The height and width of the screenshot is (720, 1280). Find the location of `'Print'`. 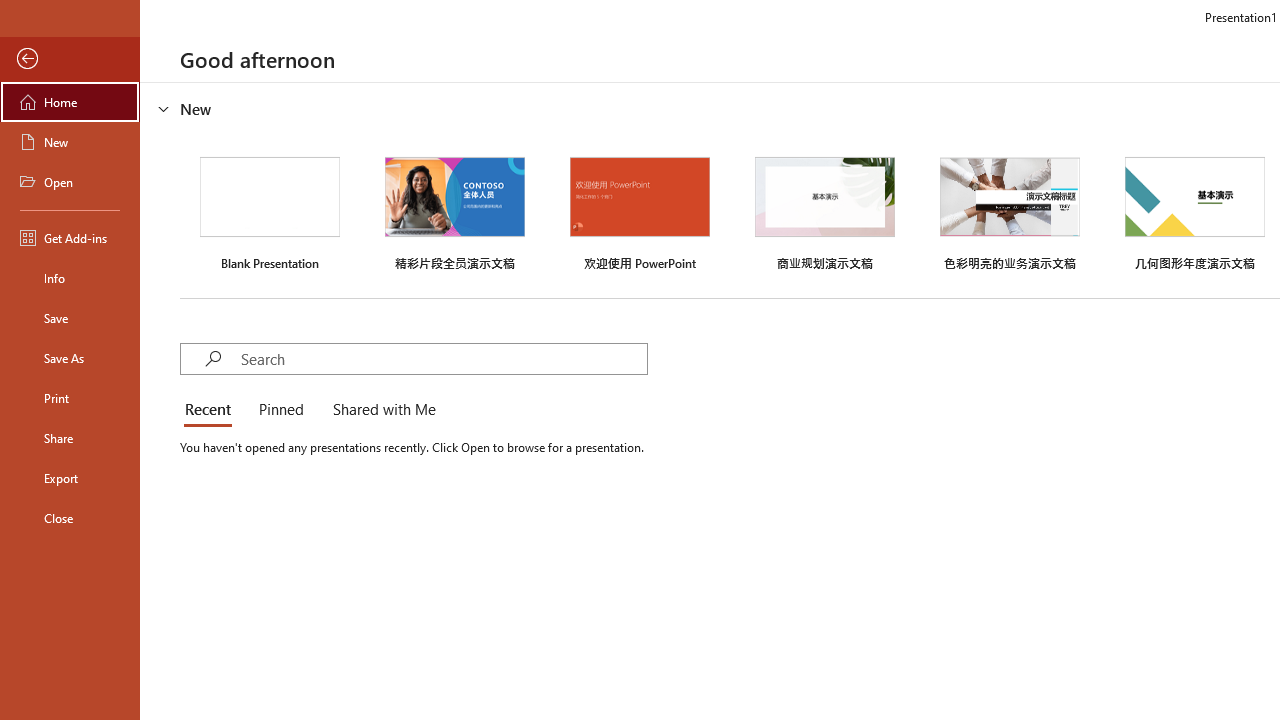

'Print' is located at coordinates (69, 398).